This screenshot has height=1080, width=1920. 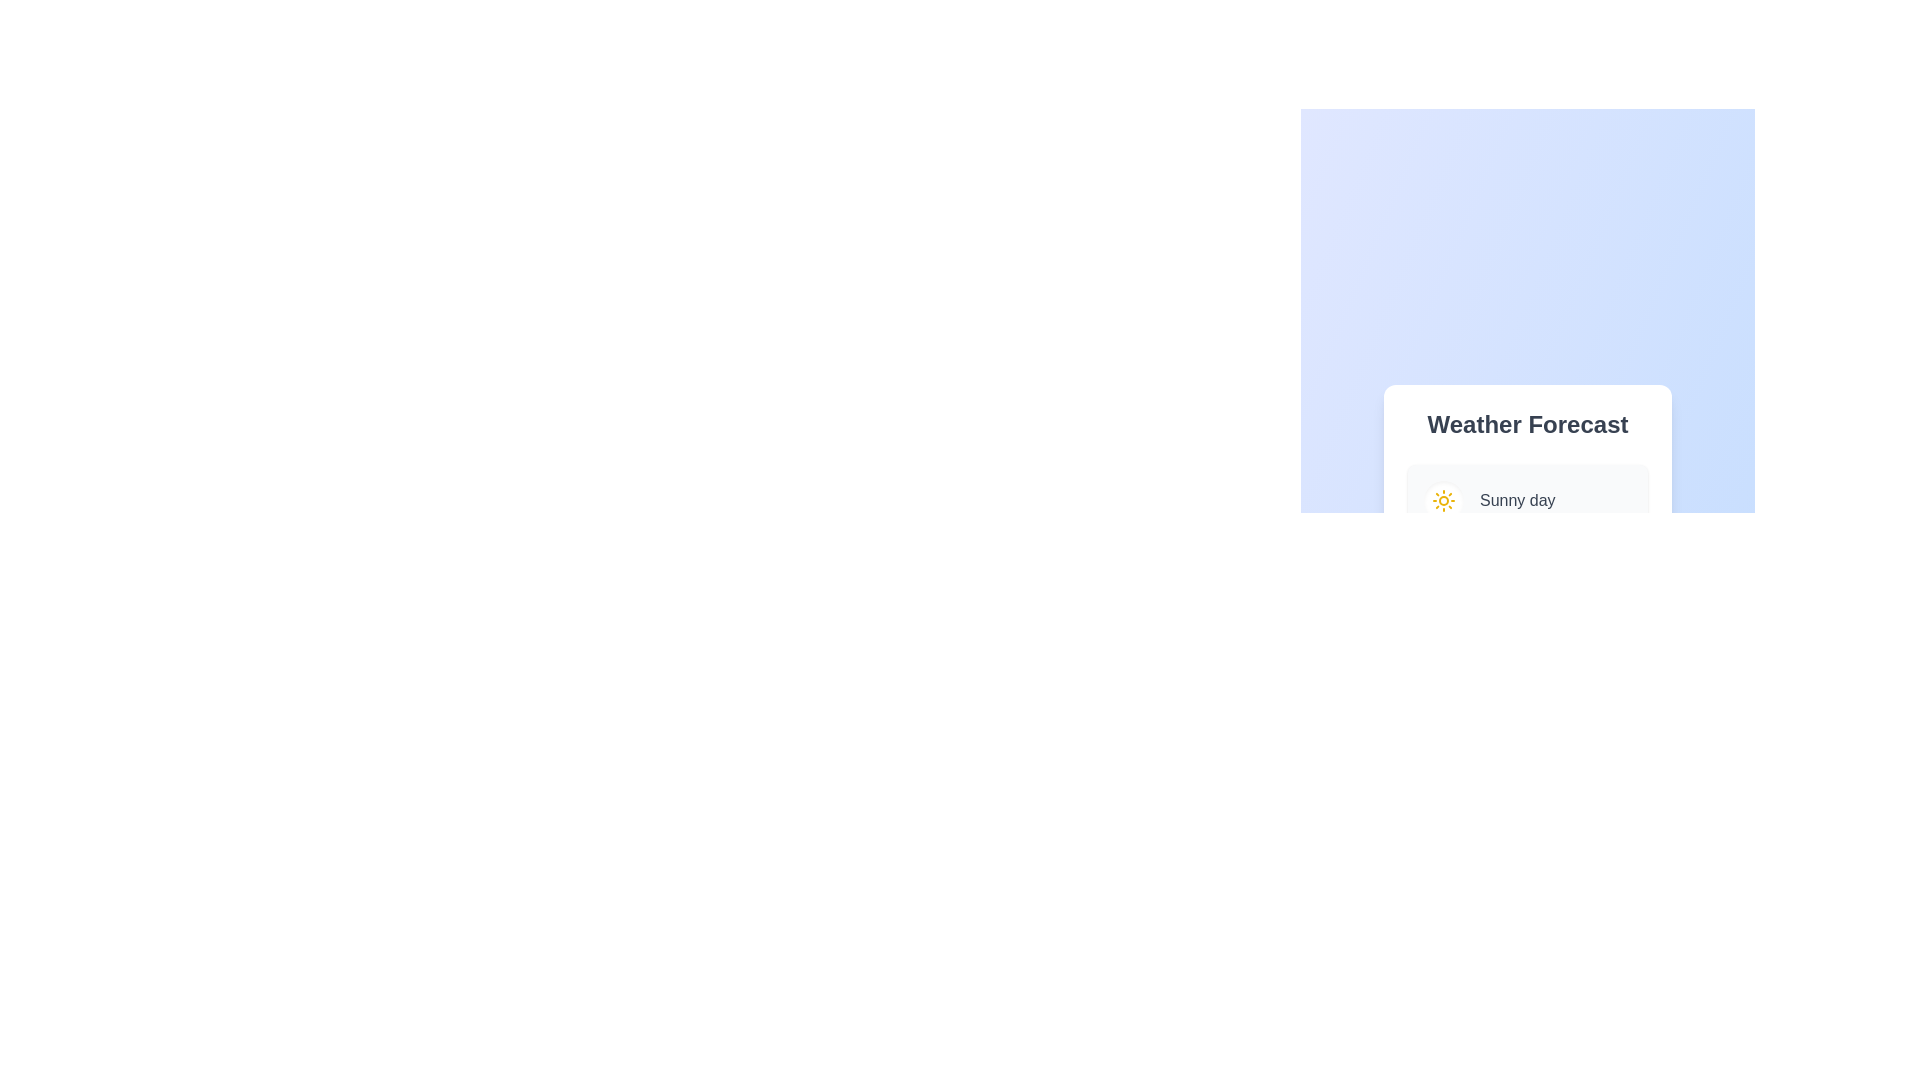 What do you see at coordinates (1526, 500) in the screenshot?
I see `the weather option Sunny day to view its details` at bounding box center [1526, 500].